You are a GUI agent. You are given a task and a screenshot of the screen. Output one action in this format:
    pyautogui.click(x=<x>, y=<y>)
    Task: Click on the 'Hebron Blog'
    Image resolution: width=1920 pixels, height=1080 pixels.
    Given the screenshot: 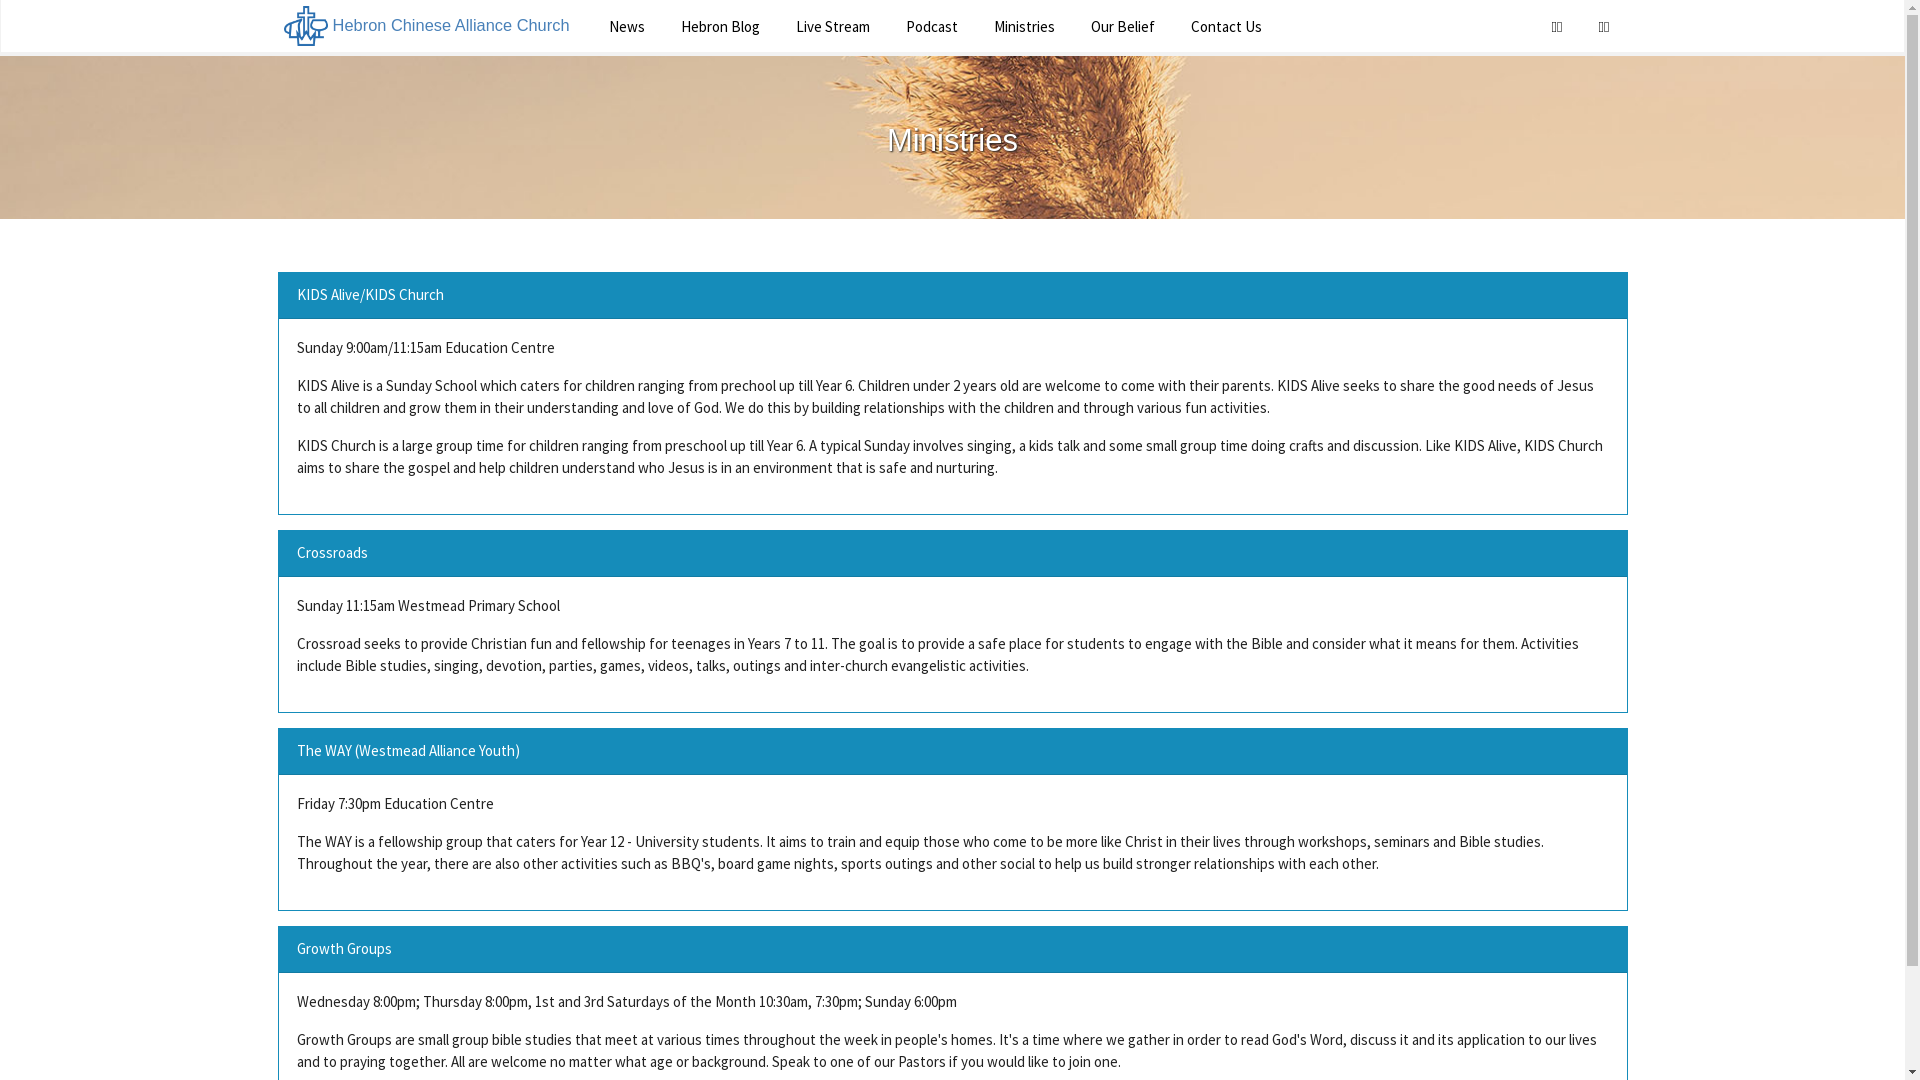 What is the action you would take?
    pyautogui.click(x=719, y=26)
    